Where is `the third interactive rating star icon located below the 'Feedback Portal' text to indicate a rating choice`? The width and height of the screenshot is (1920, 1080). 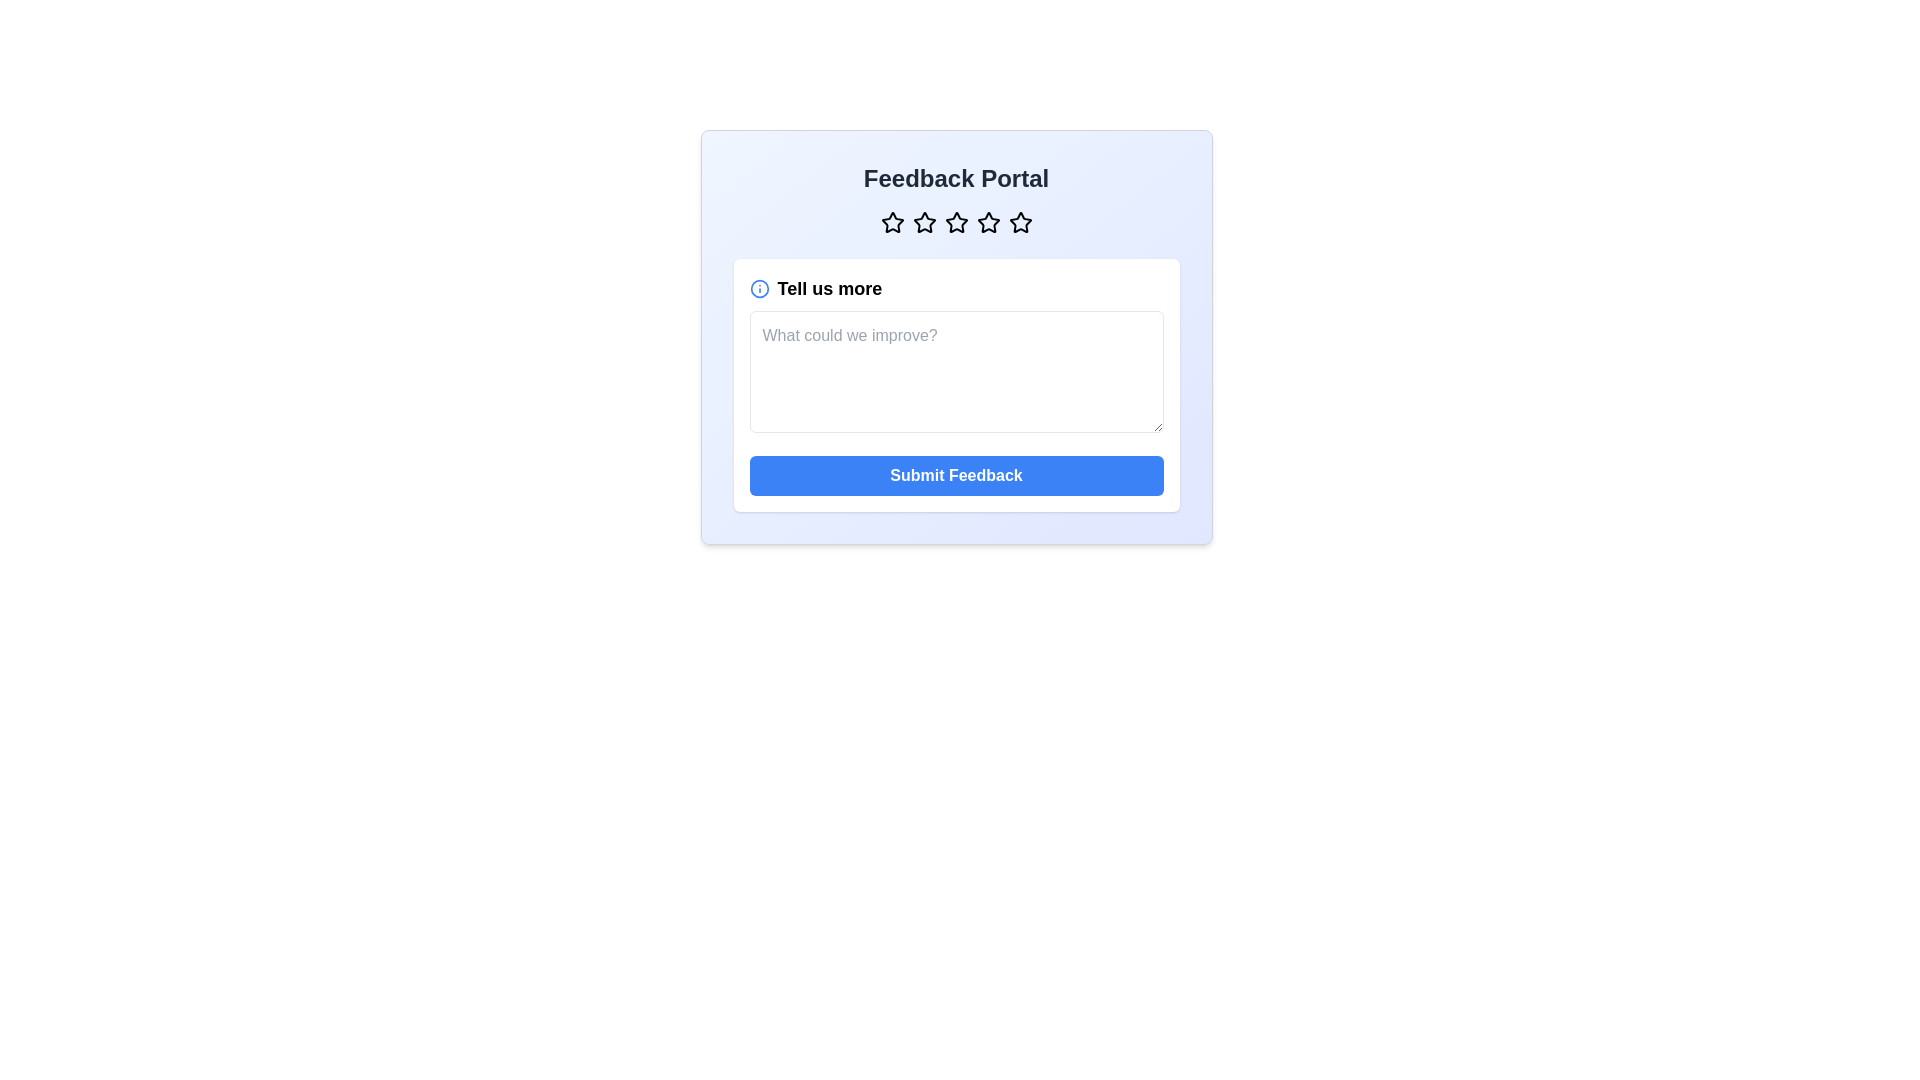 the third interactive rating star icon located below the 'Feedback Portal' text to indicate a rating choice is located at coordinates (955, 222).